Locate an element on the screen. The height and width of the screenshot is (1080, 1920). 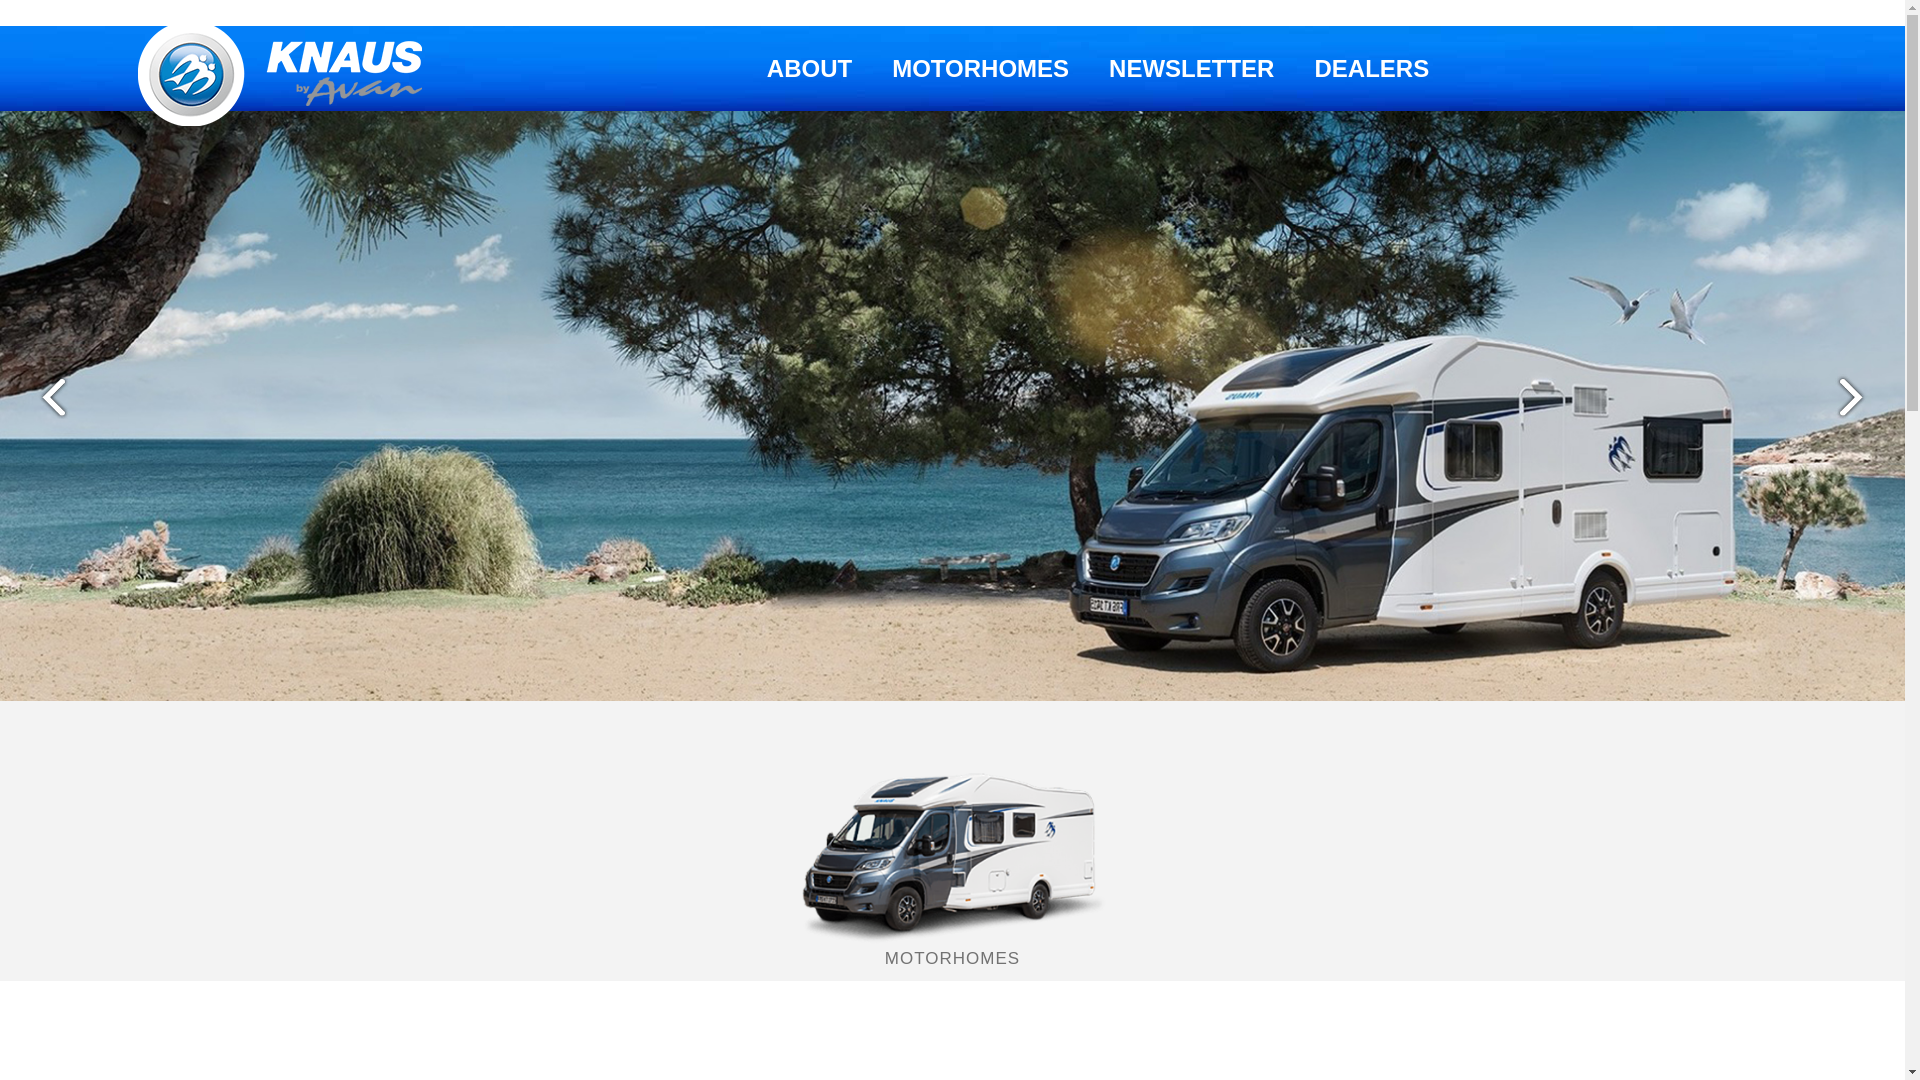
'ABOUT' is located at coordinates (746, 67).